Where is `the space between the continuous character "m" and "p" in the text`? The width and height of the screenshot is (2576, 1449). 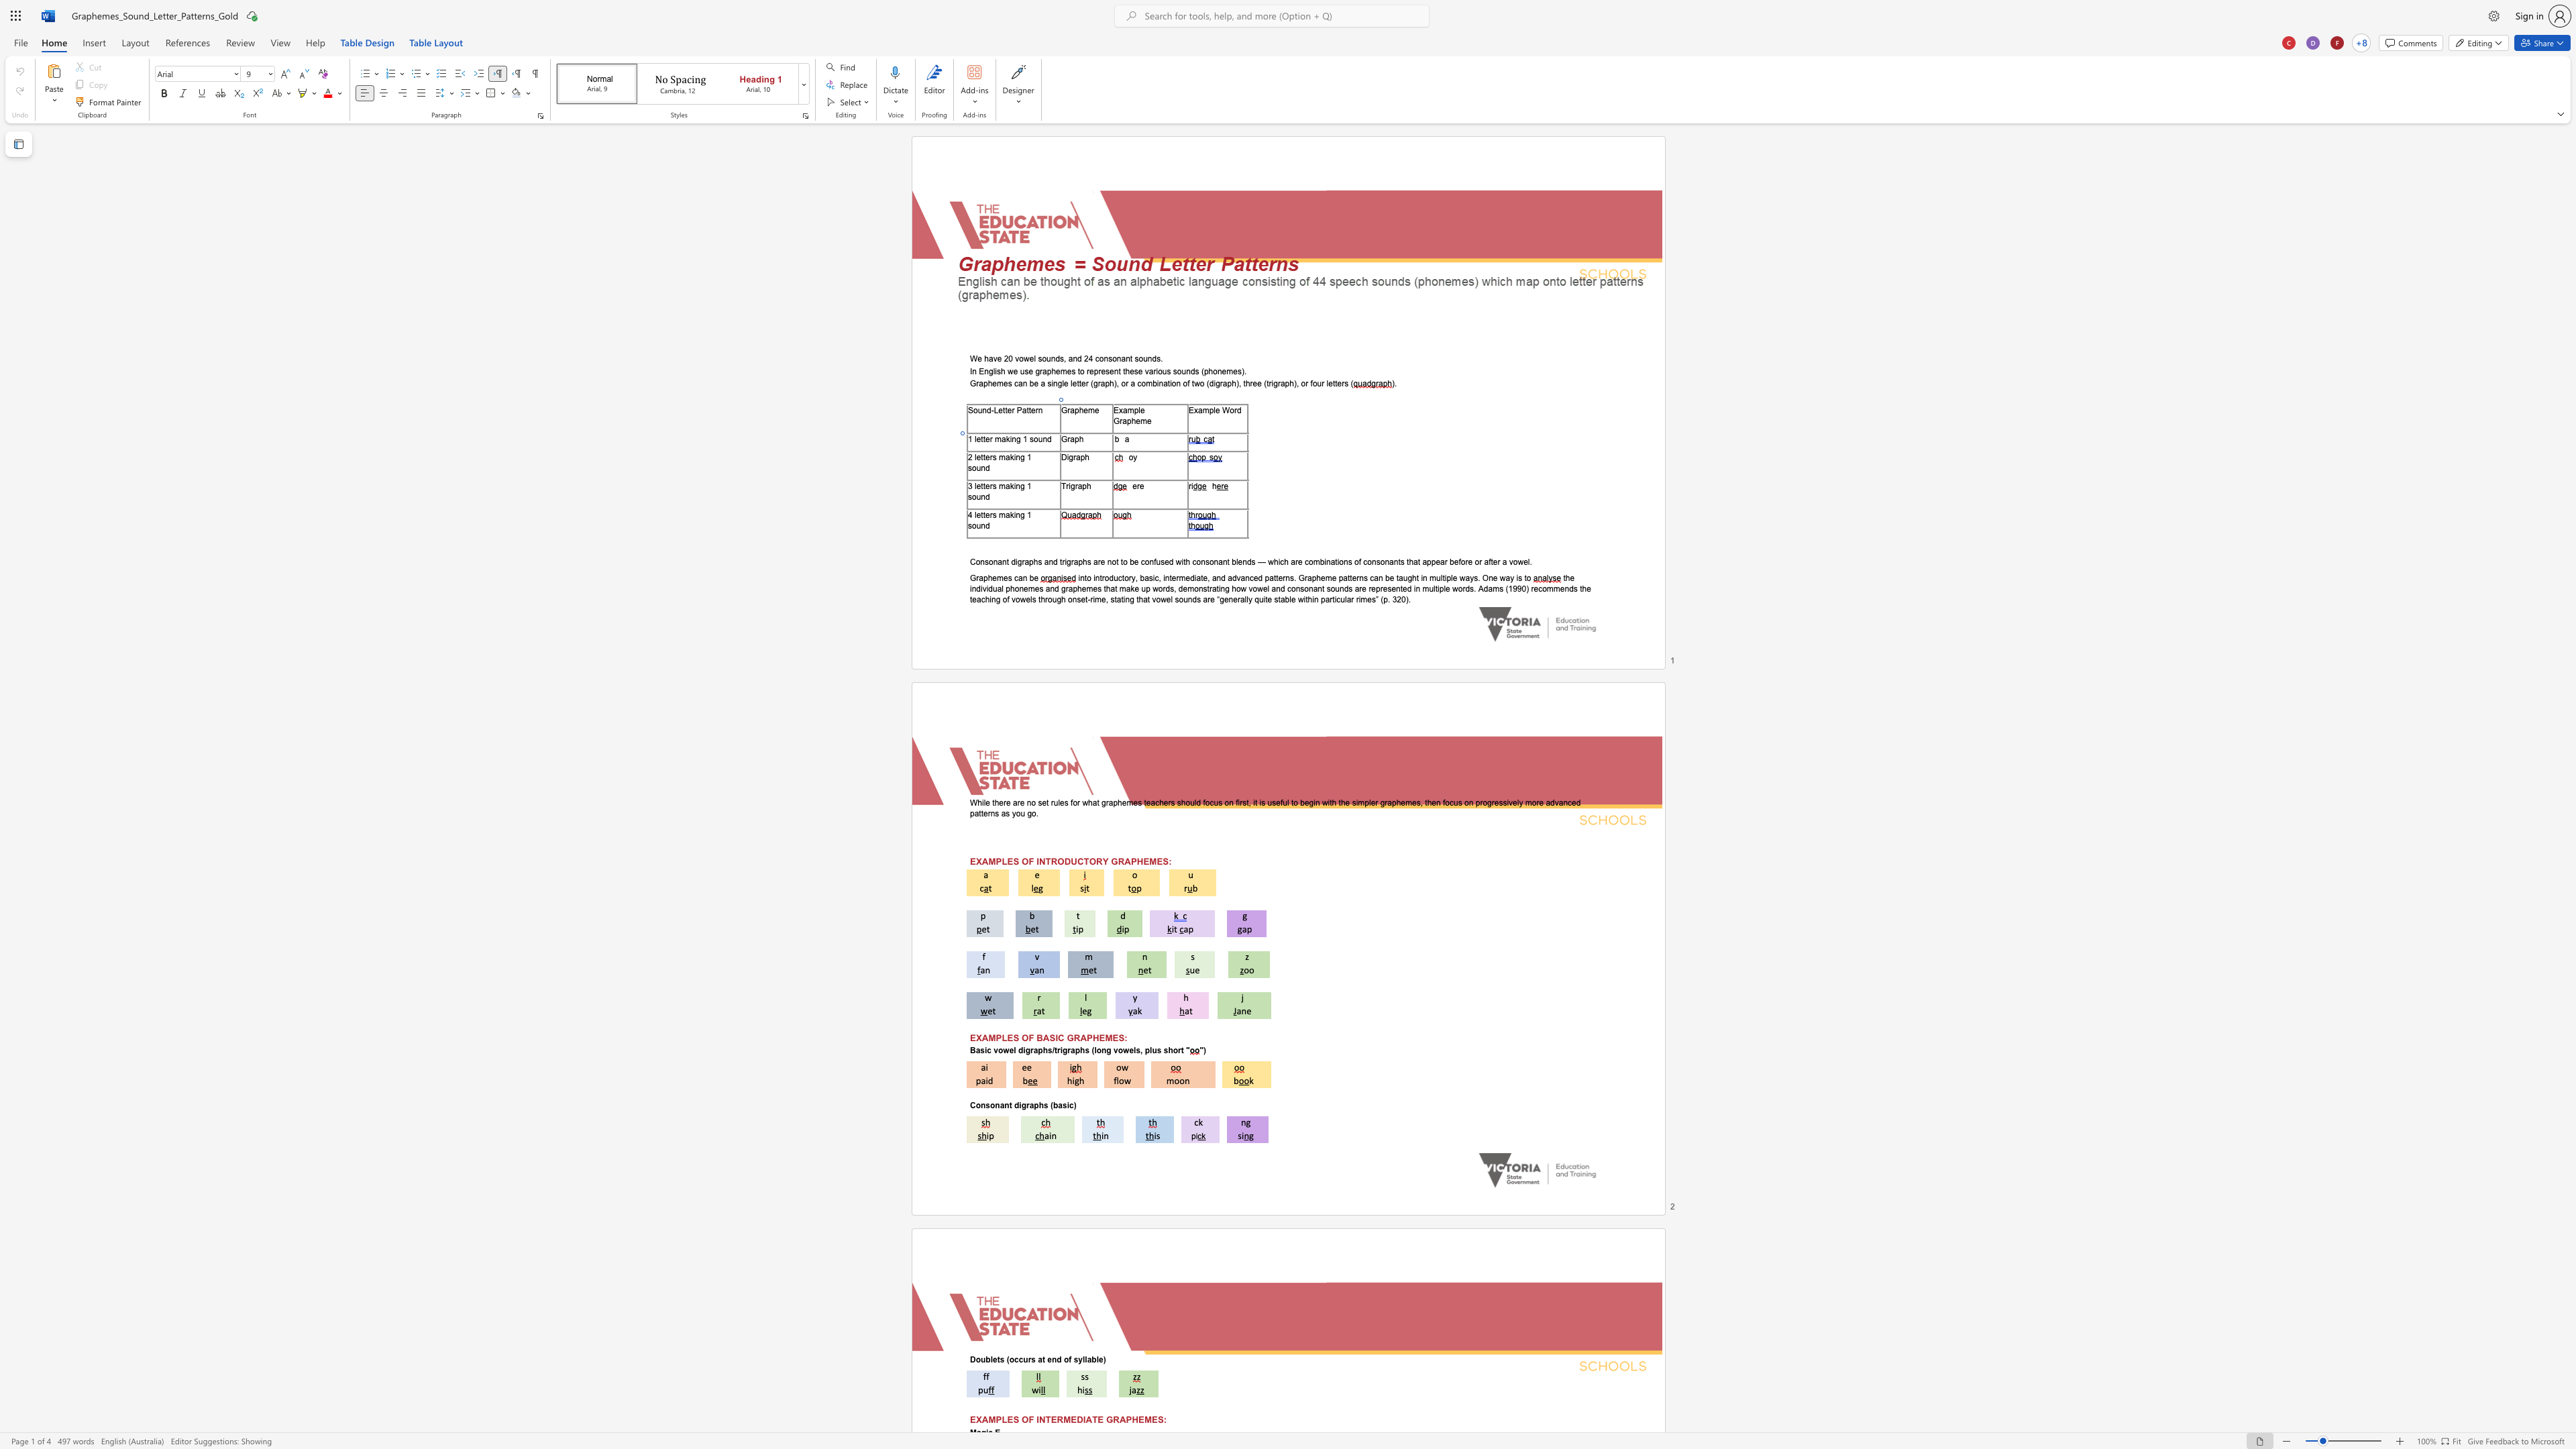
the space between the continuous character "m" and "p" in the text is located at coordinates (1132, 409).